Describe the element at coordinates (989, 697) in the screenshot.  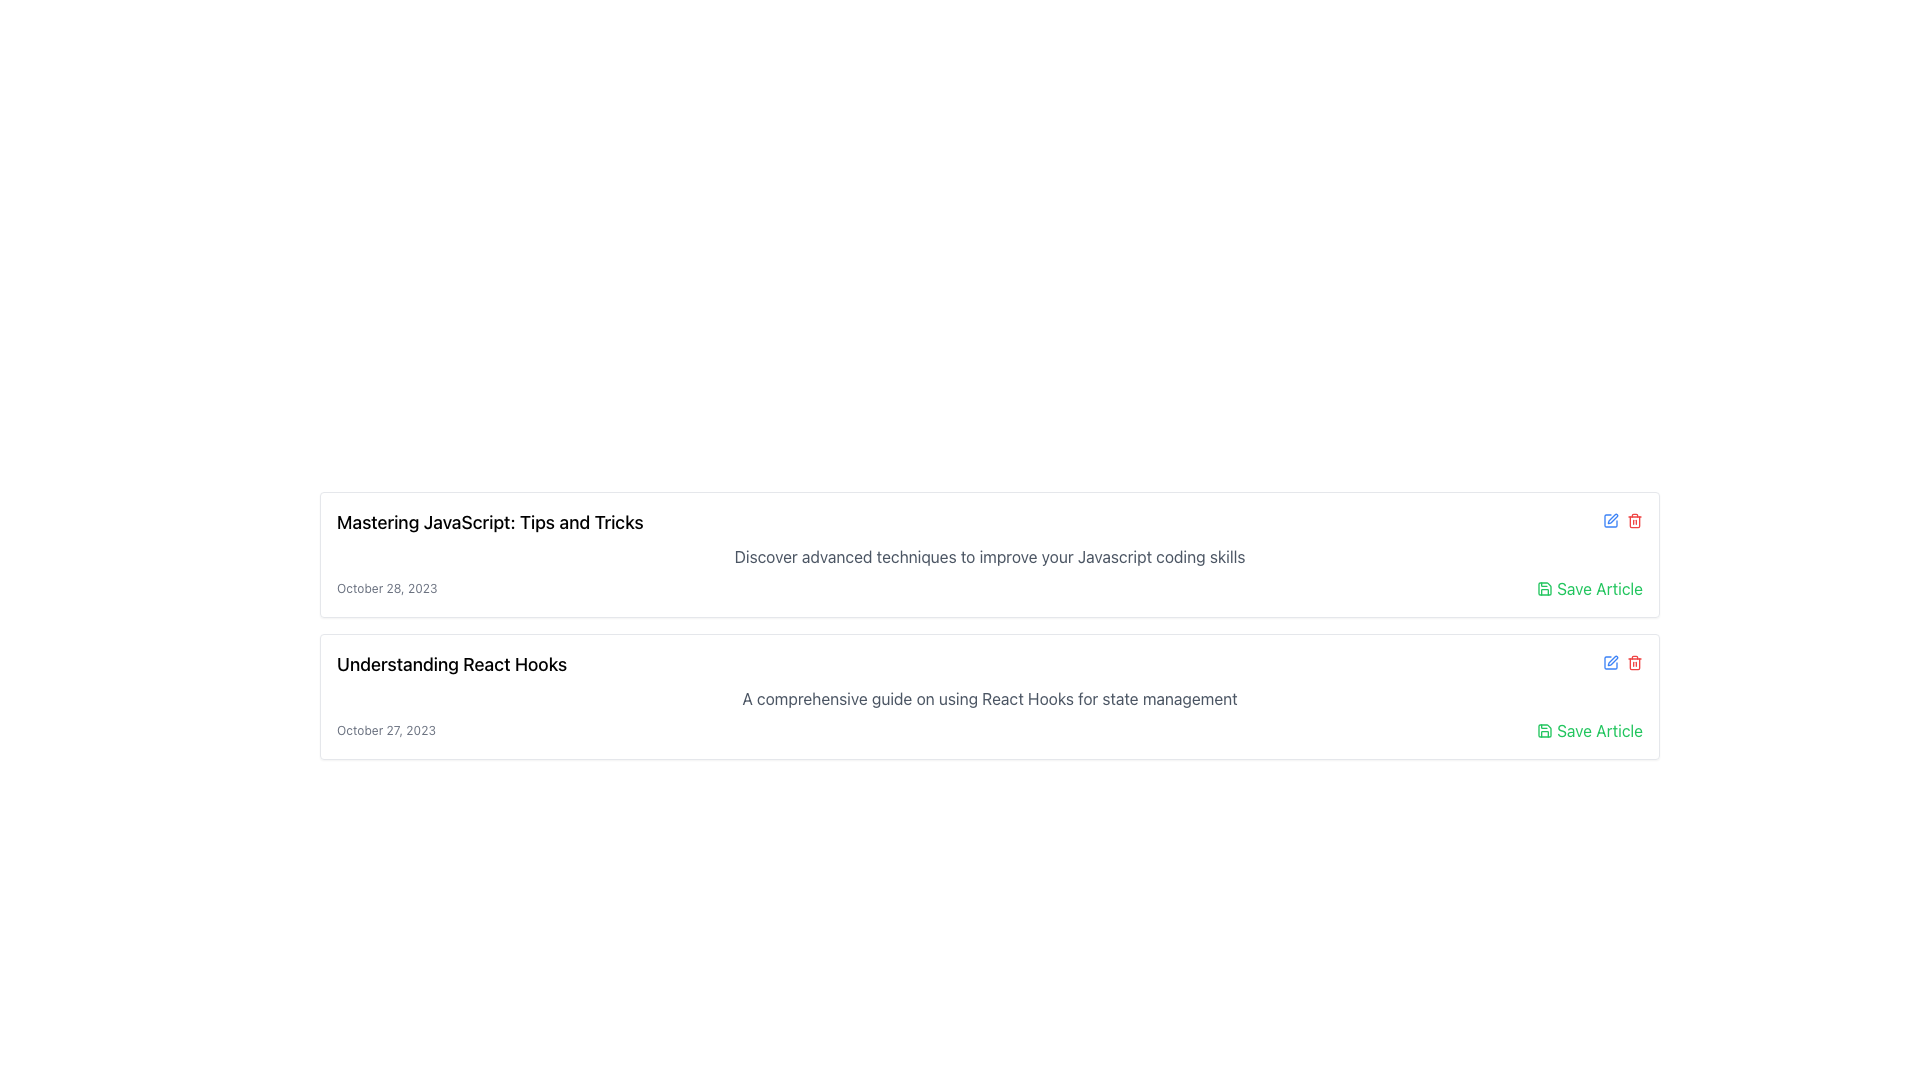
I see `description text located within the main content display section of the 'Understanding React Hooks' card module, specifically the second visible text component` at that location.